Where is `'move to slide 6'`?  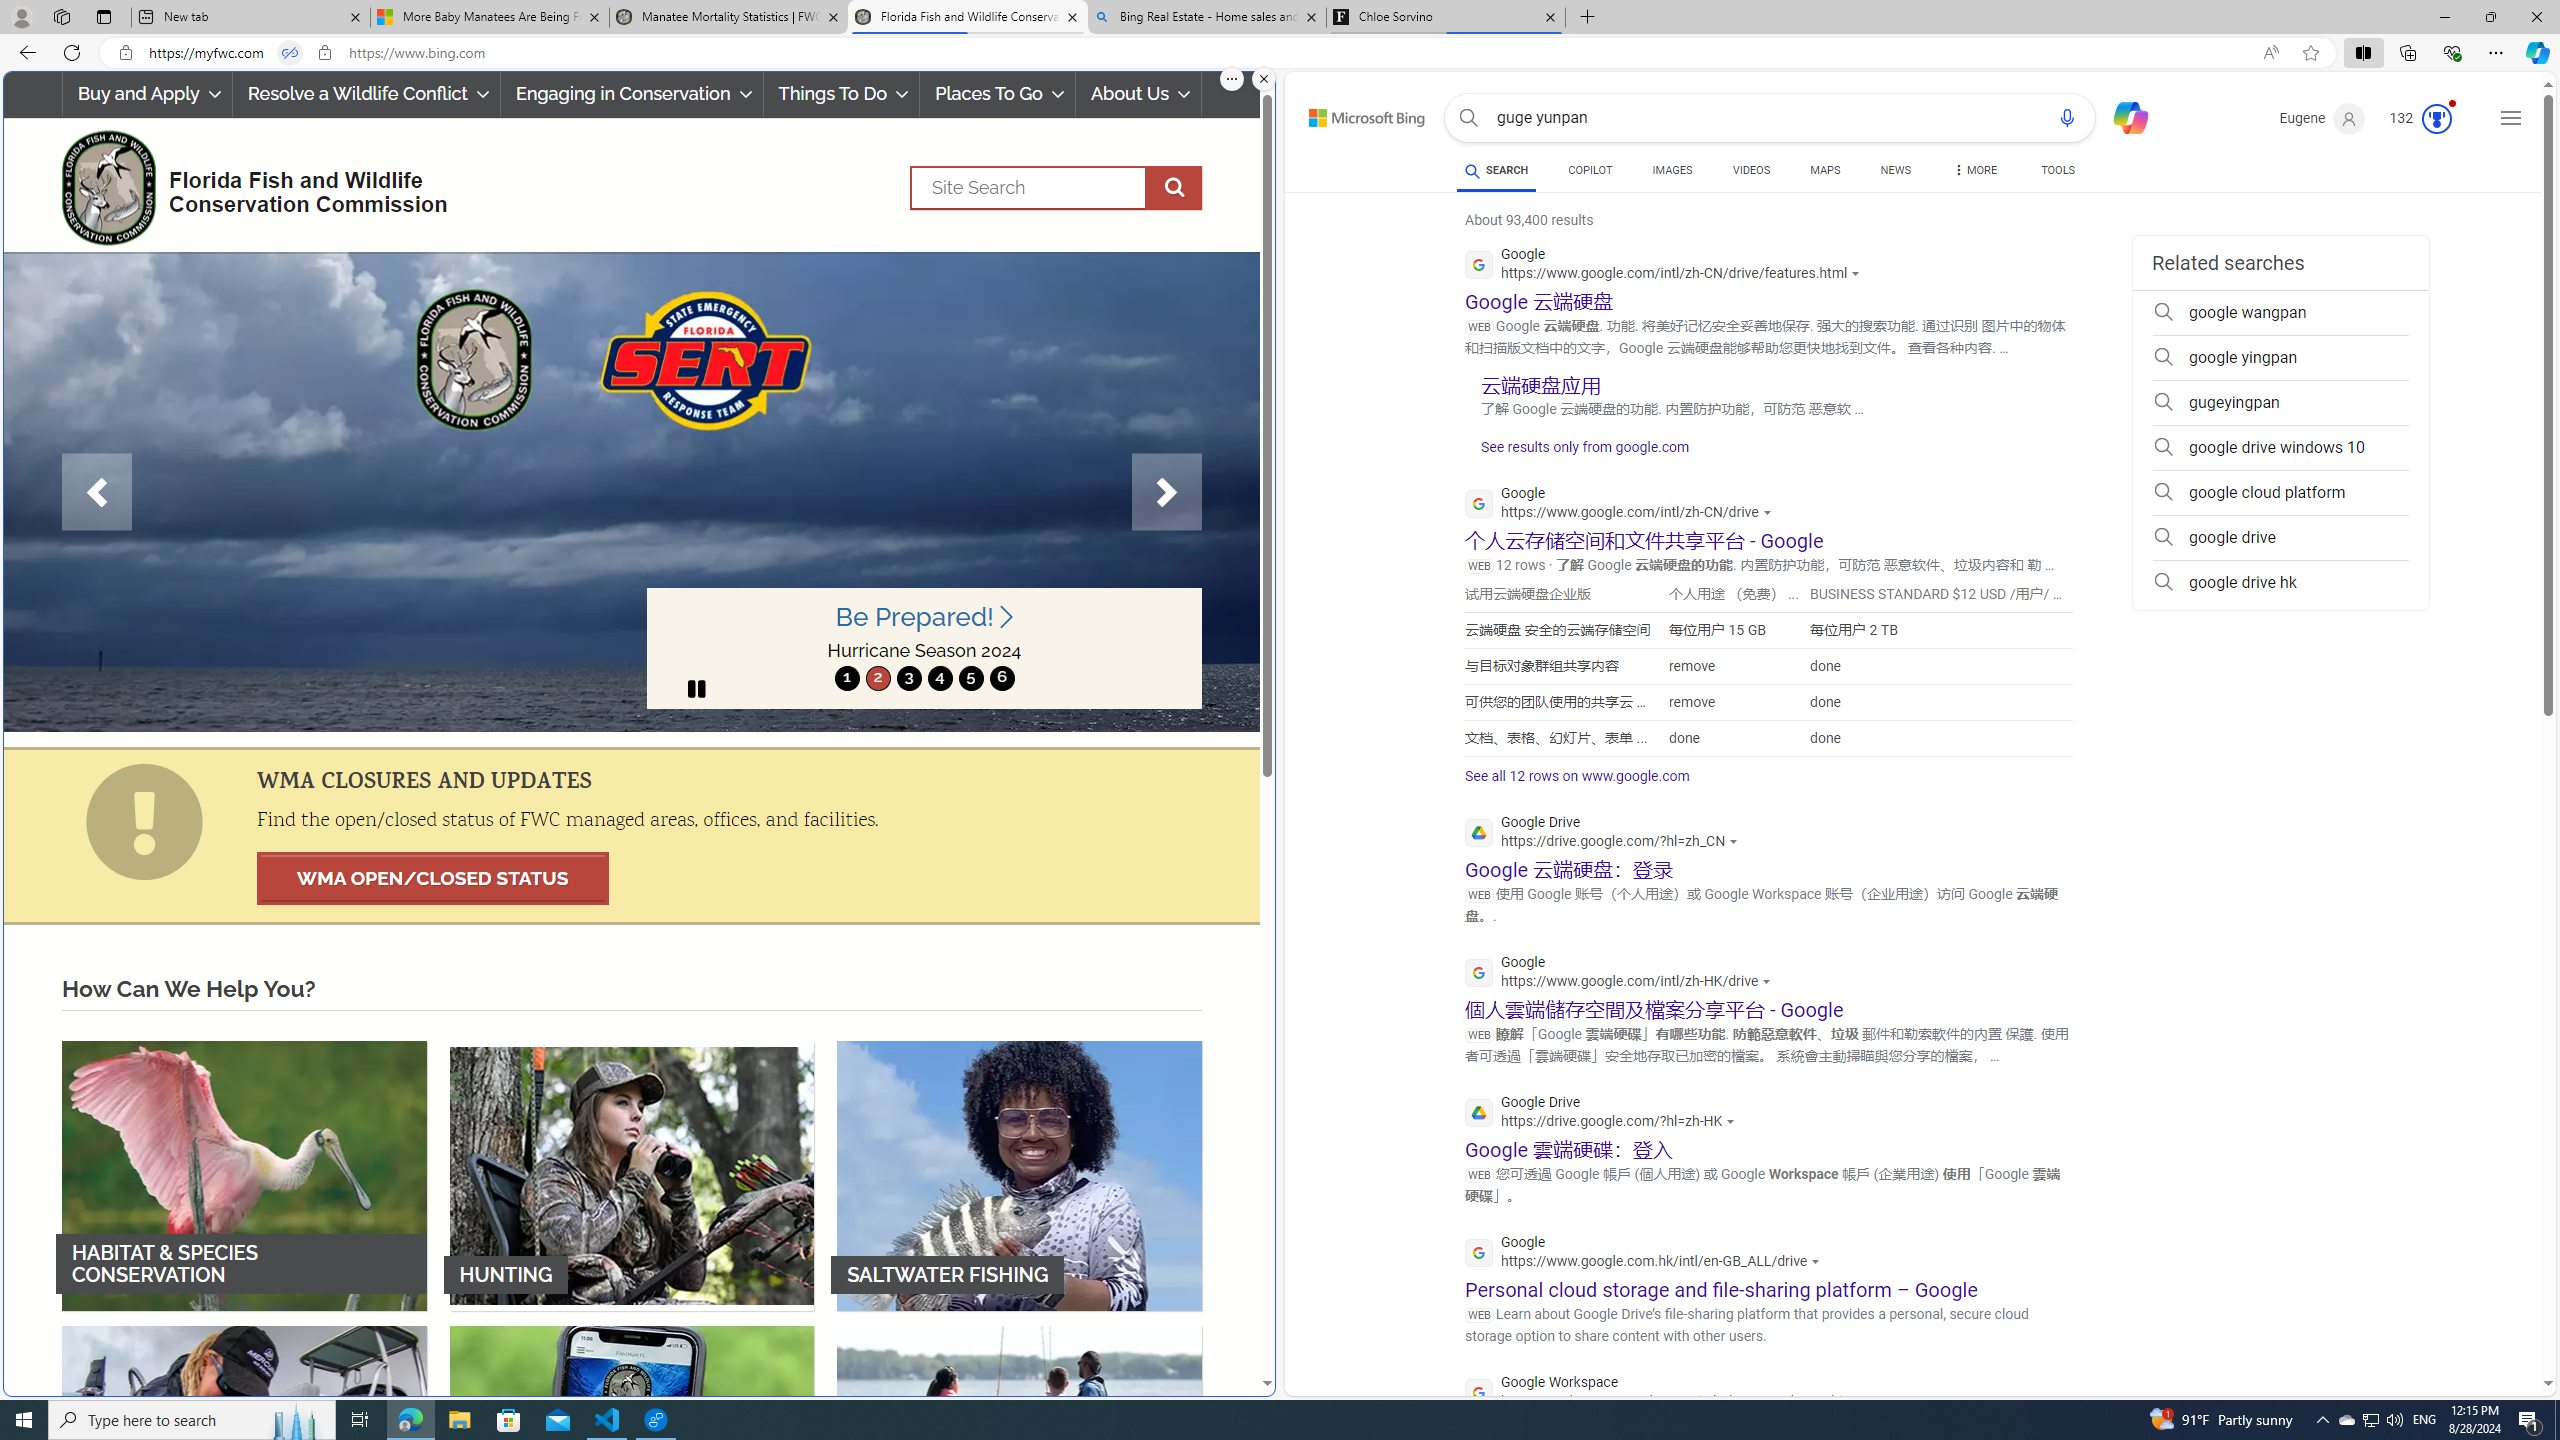
'move to slide 6' is located at coordinates (999, 677).